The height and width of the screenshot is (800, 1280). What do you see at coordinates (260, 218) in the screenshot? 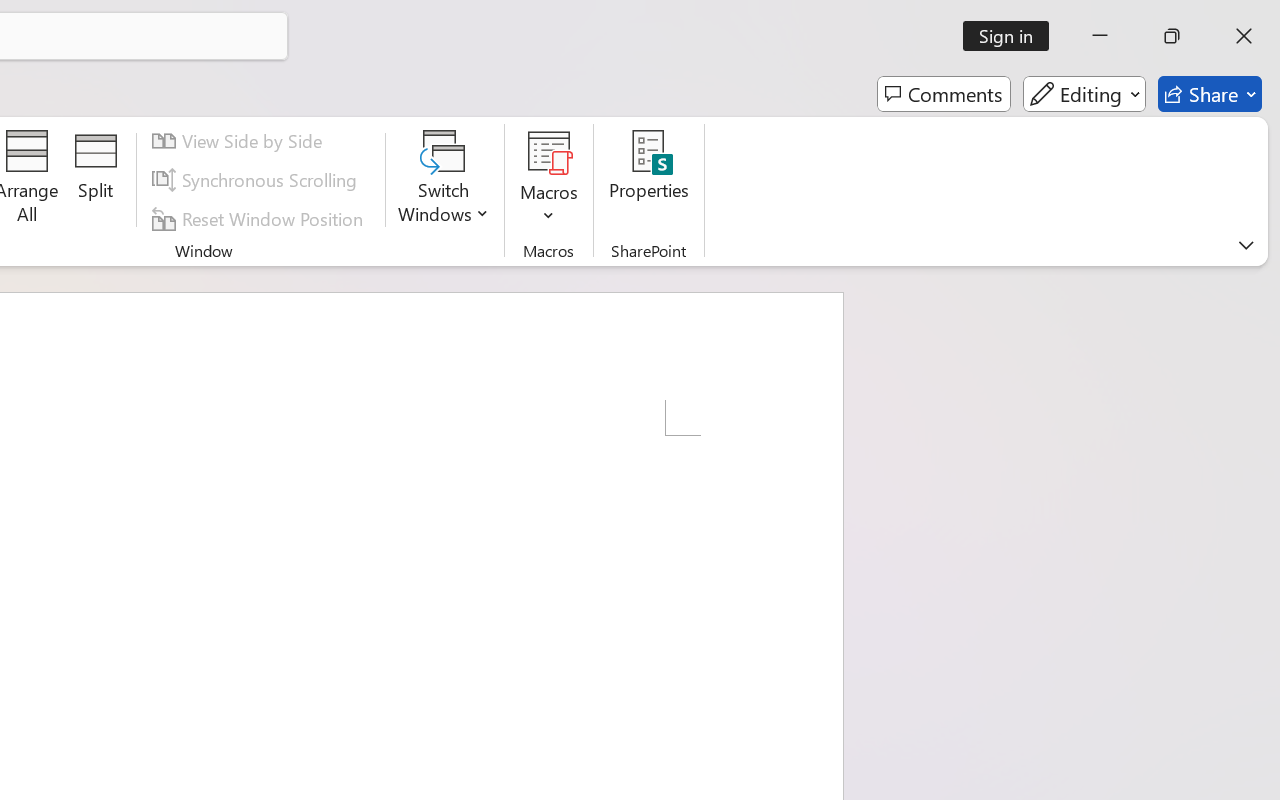
I see `'Reset Window Position'` at bounding box center [260, 218].